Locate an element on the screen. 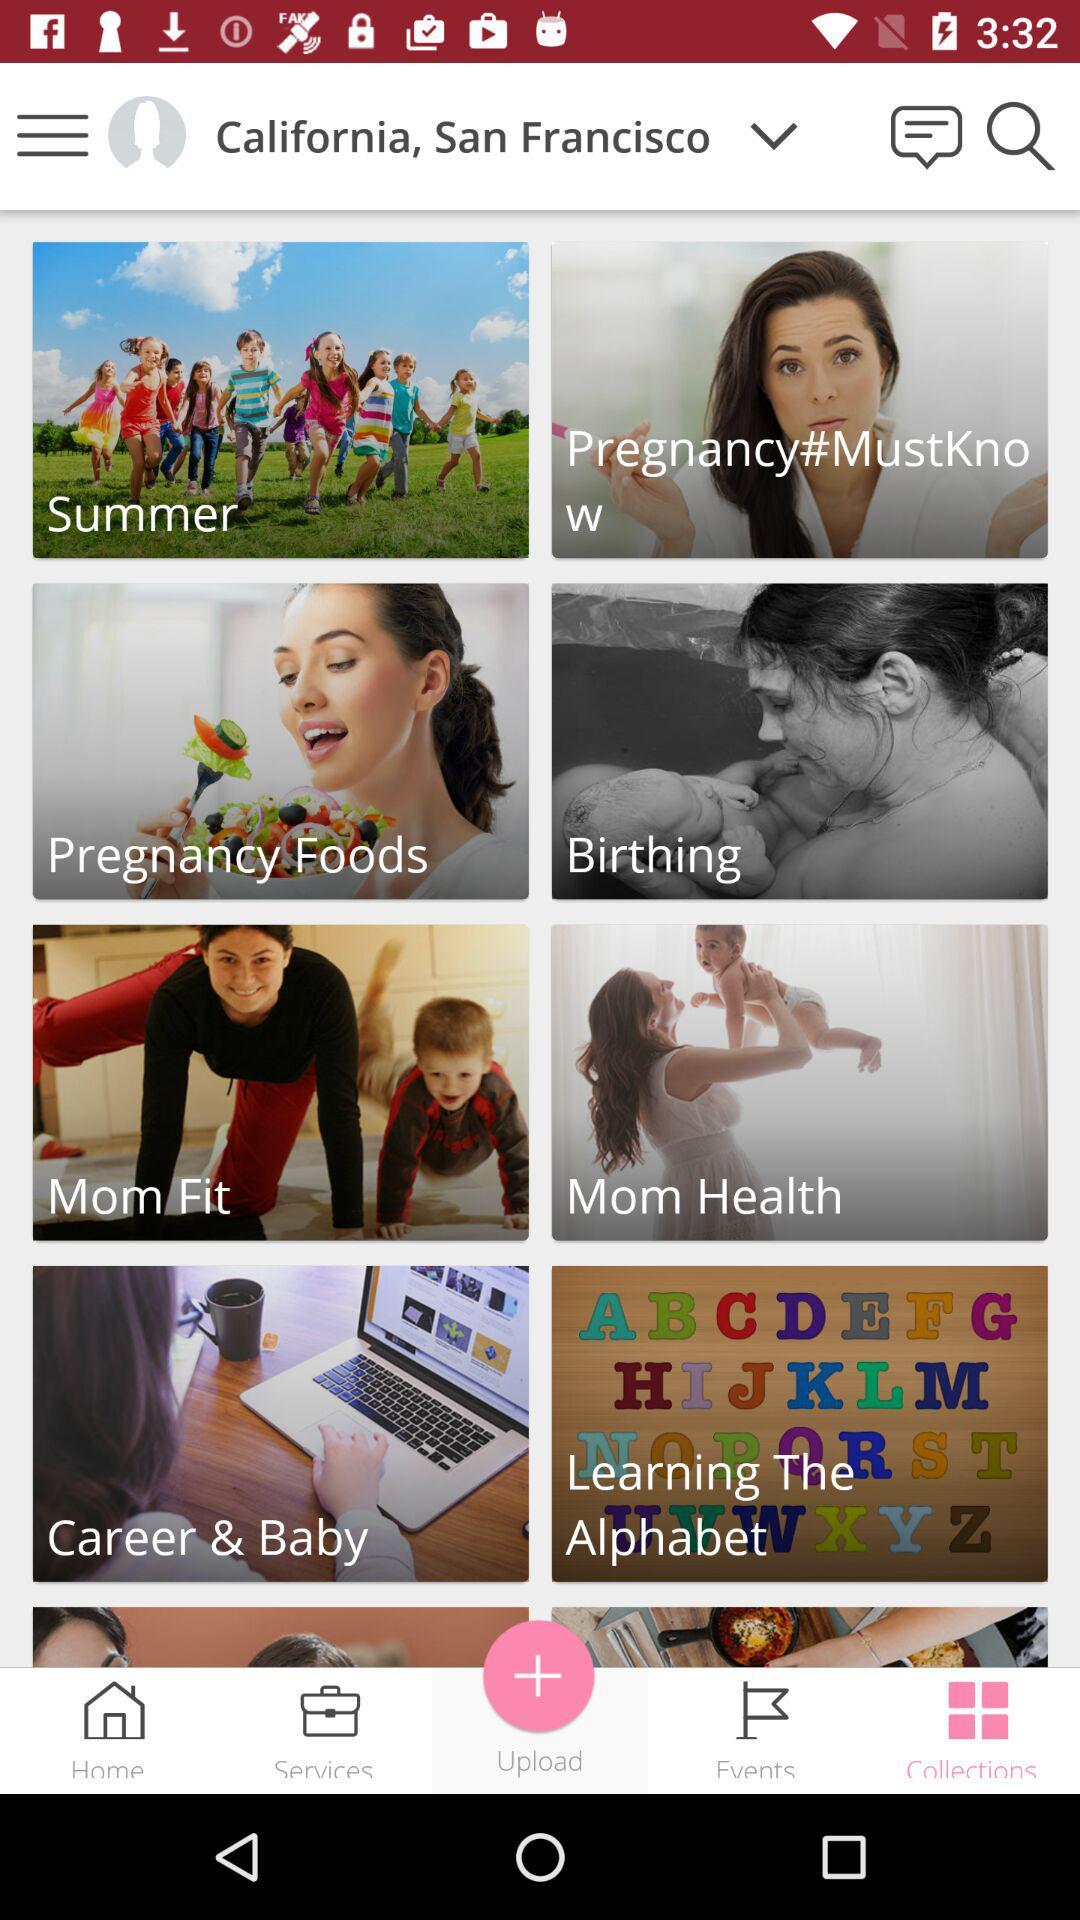 Image resolution: width=1080 pixels, height=1920 pixels. category selection is located at coordinates (798, 1081).